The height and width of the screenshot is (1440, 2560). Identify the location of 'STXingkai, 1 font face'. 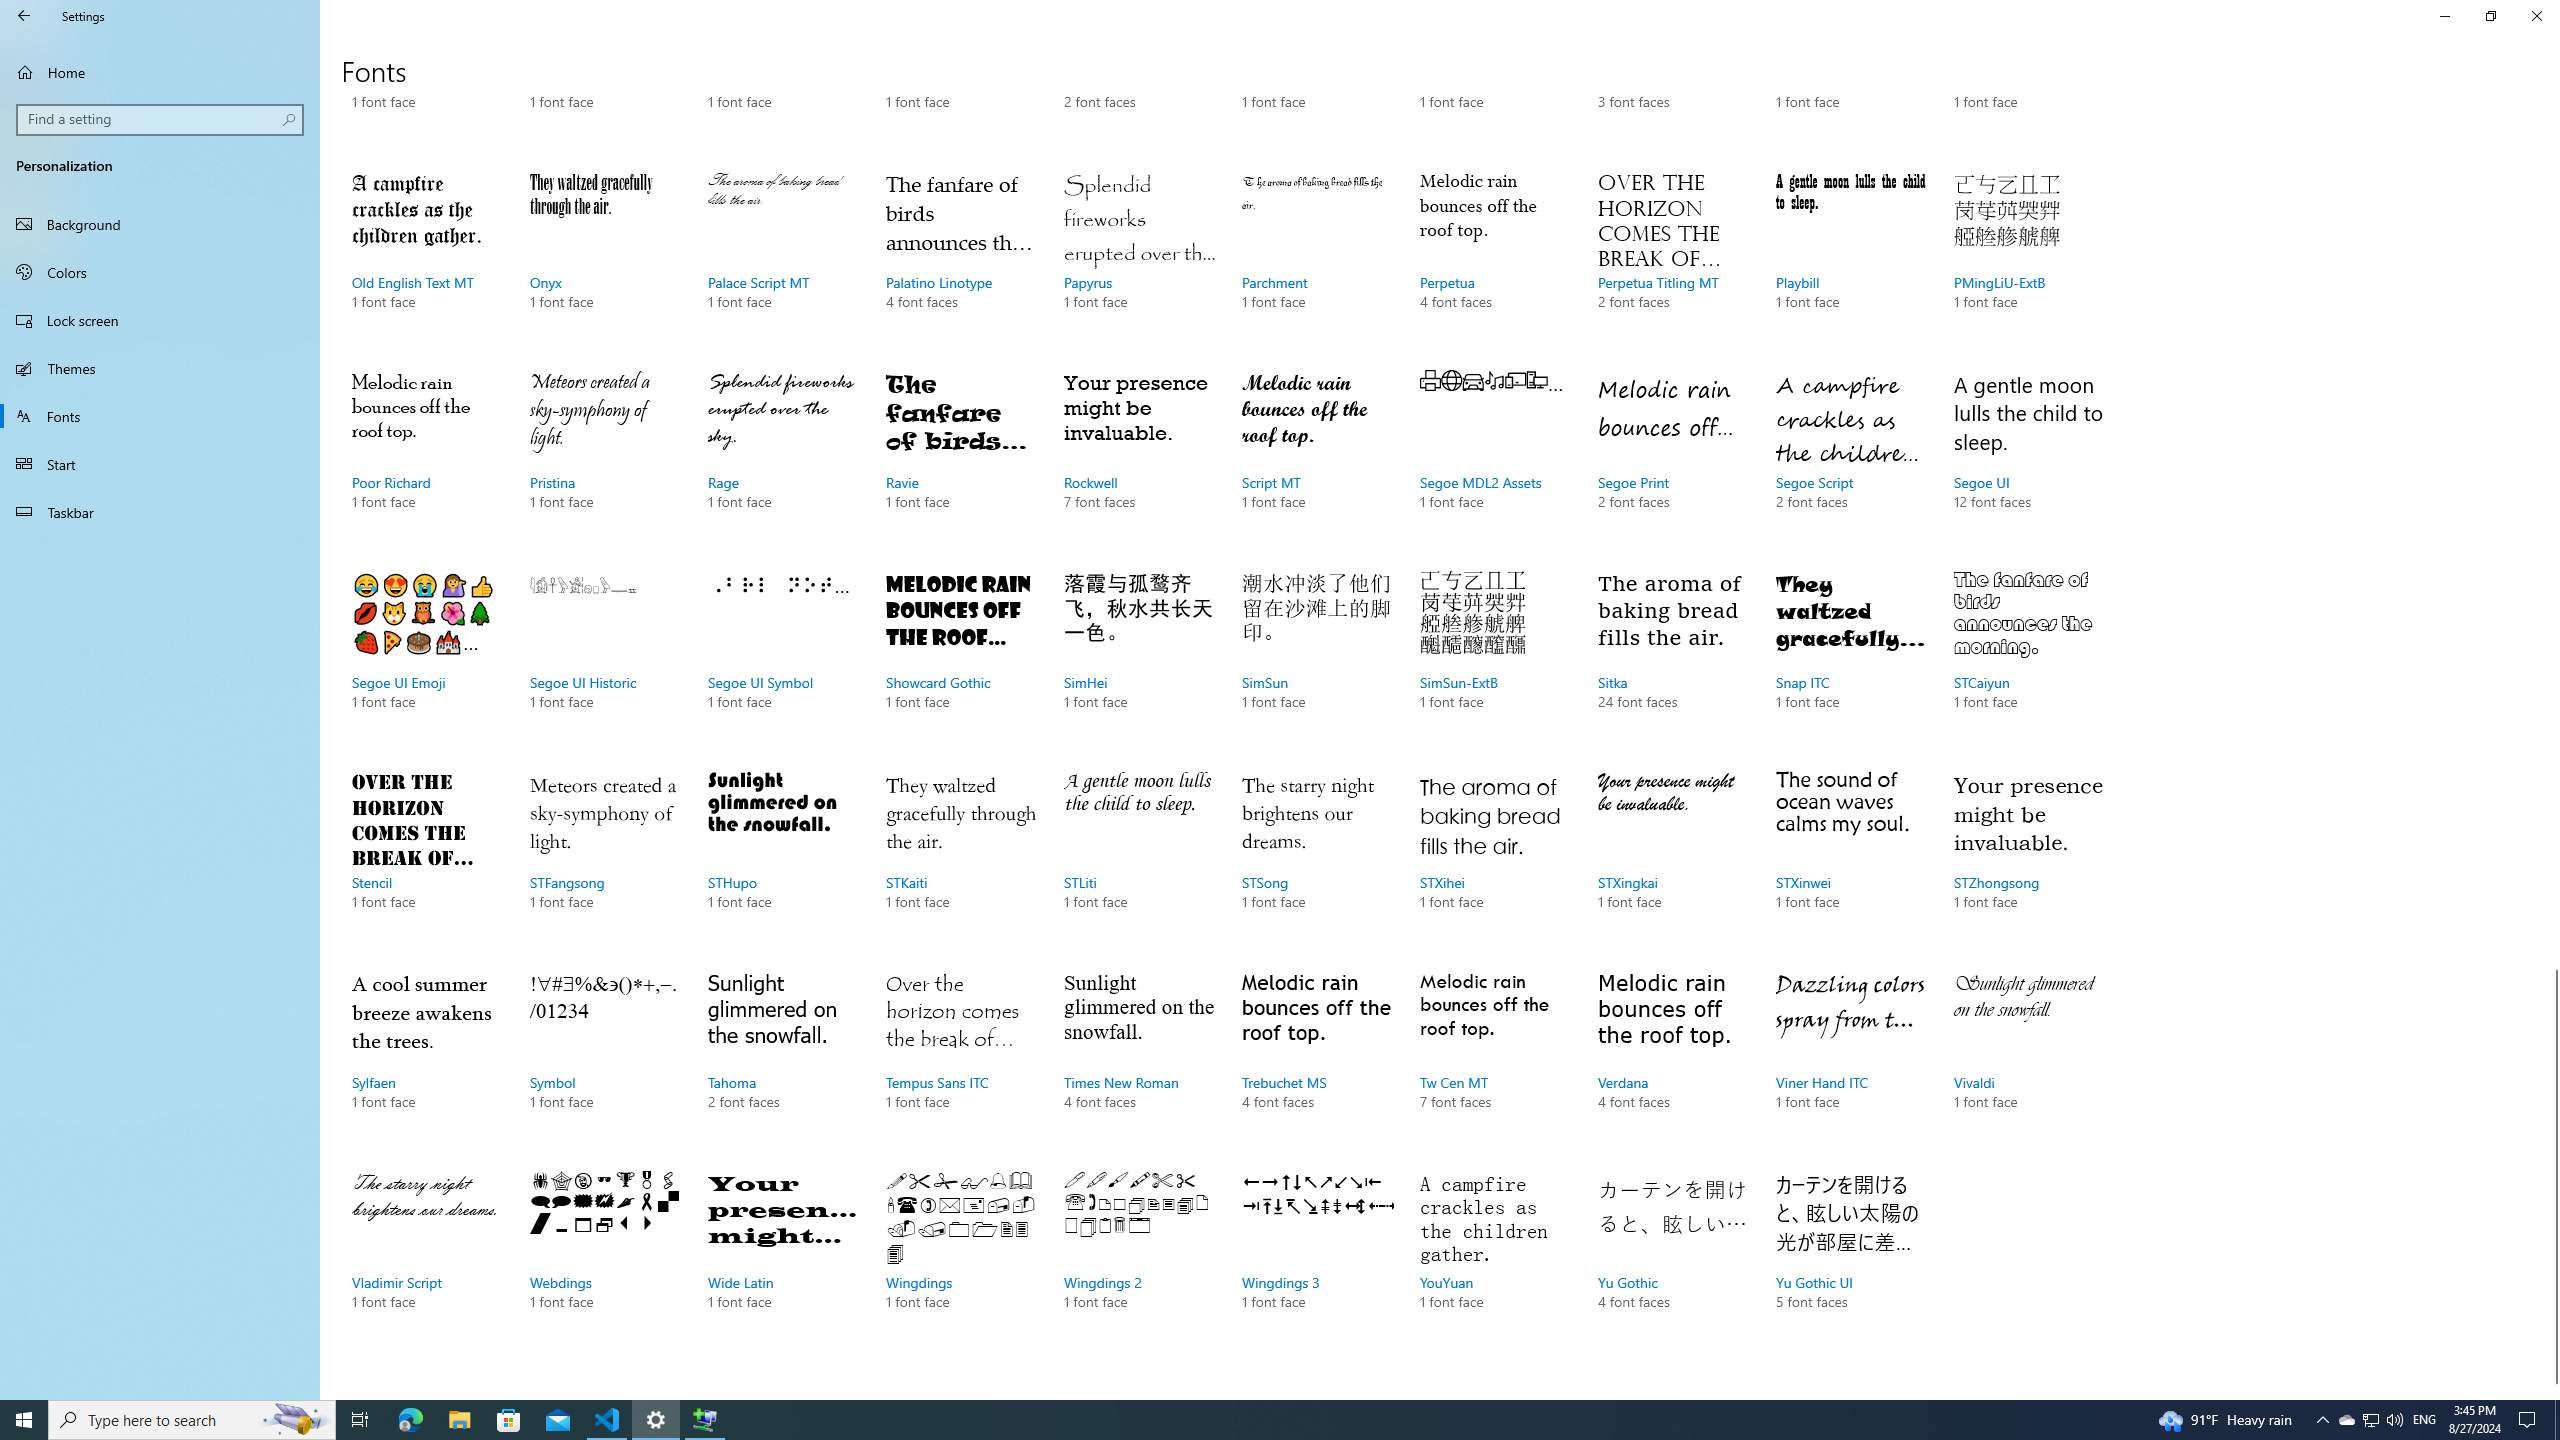
(1671, 859).